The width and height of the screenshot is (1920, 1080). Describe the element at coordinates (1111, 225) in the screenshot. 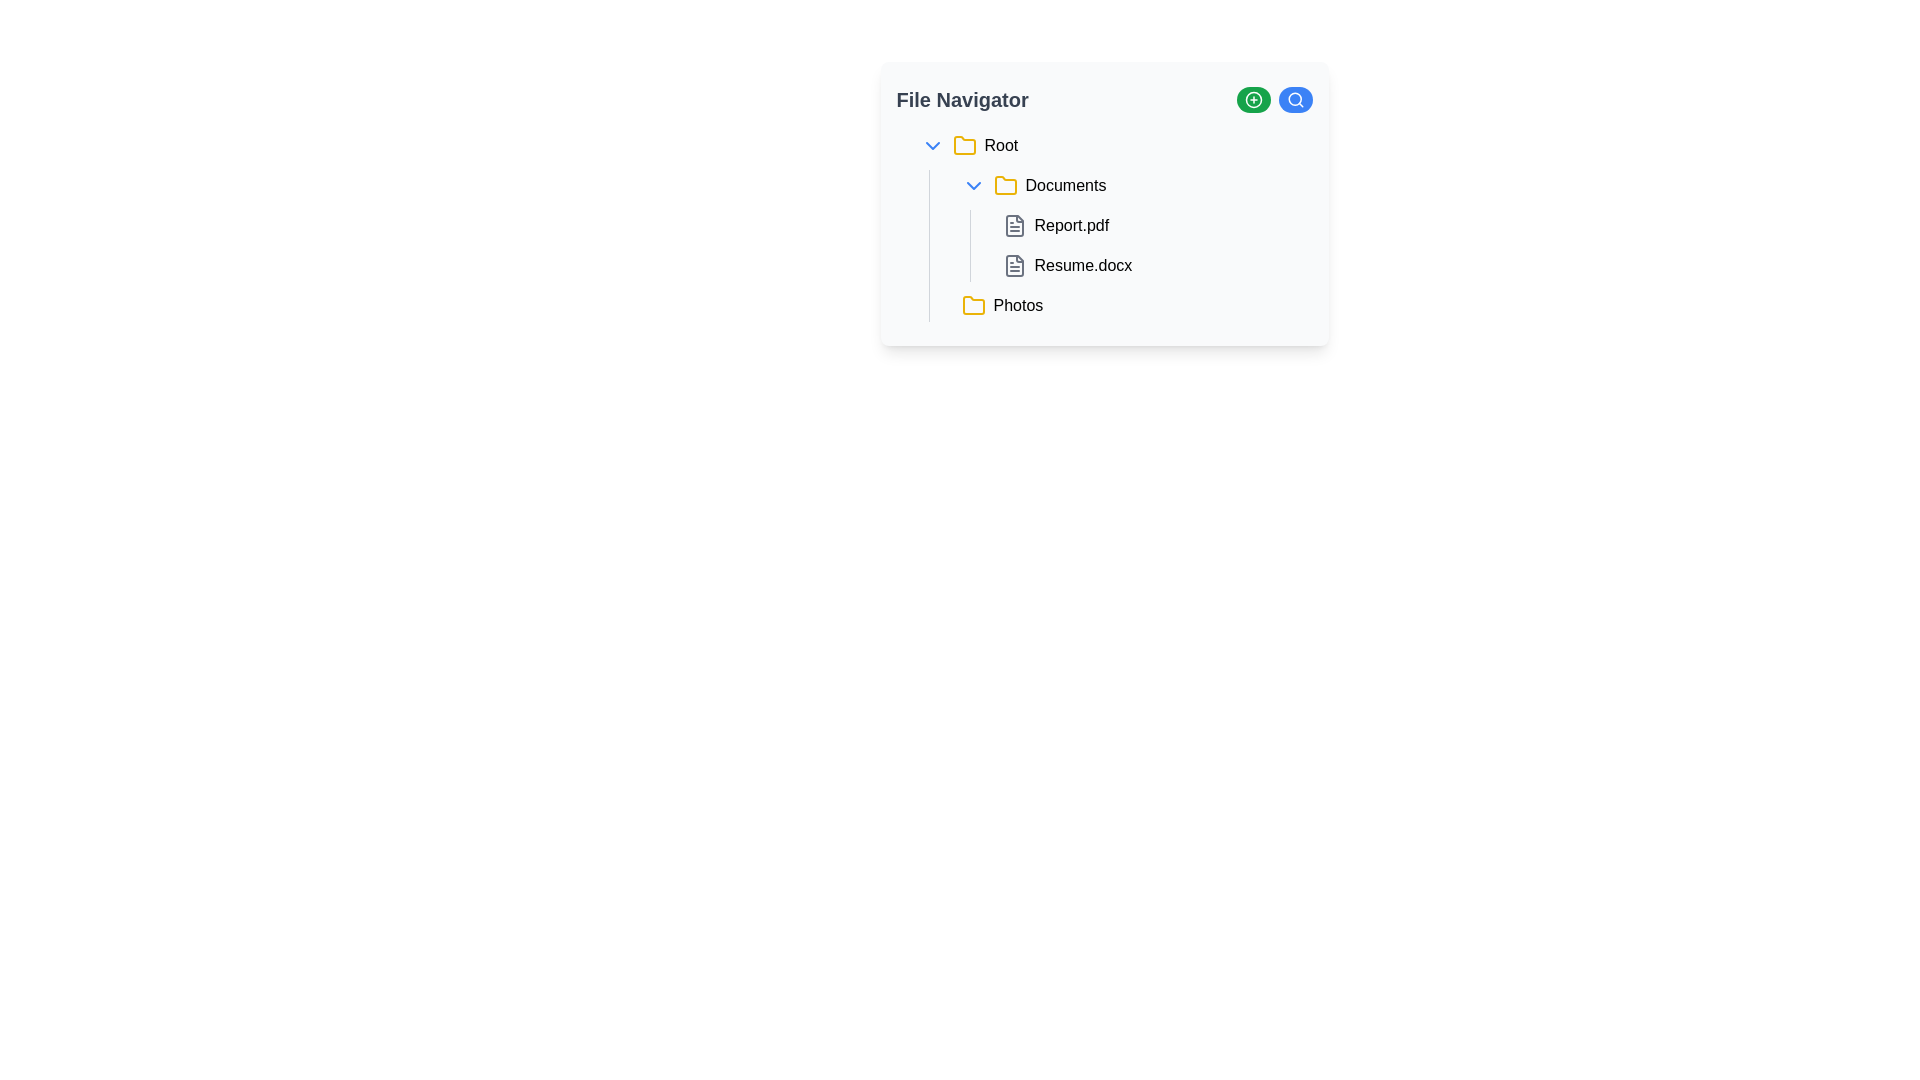

I see `the clickable file entry representing 'Report.pdf' in the 'Documents' directory` at that location.